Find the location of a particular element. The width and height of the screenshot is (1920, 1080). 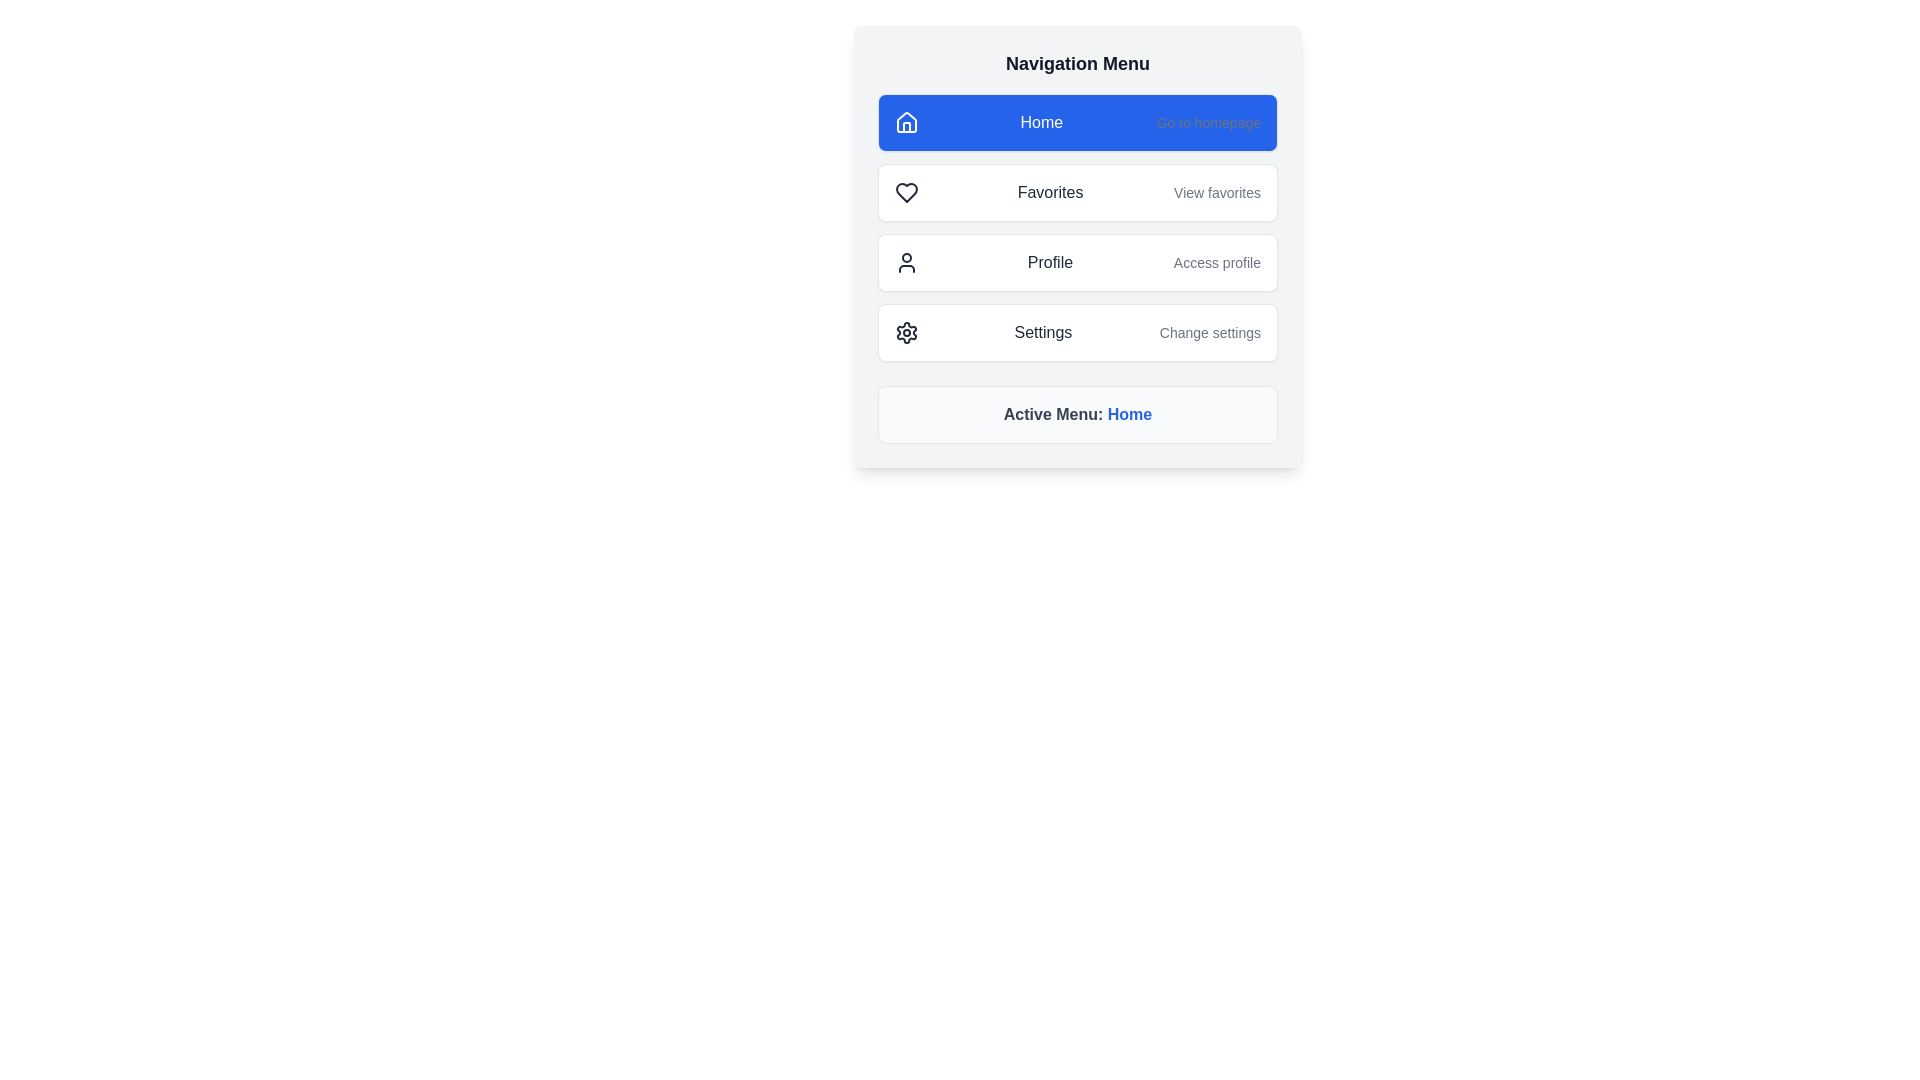

the 'Profile' text label in the navigation menu is located at coordinates (1049, 261).